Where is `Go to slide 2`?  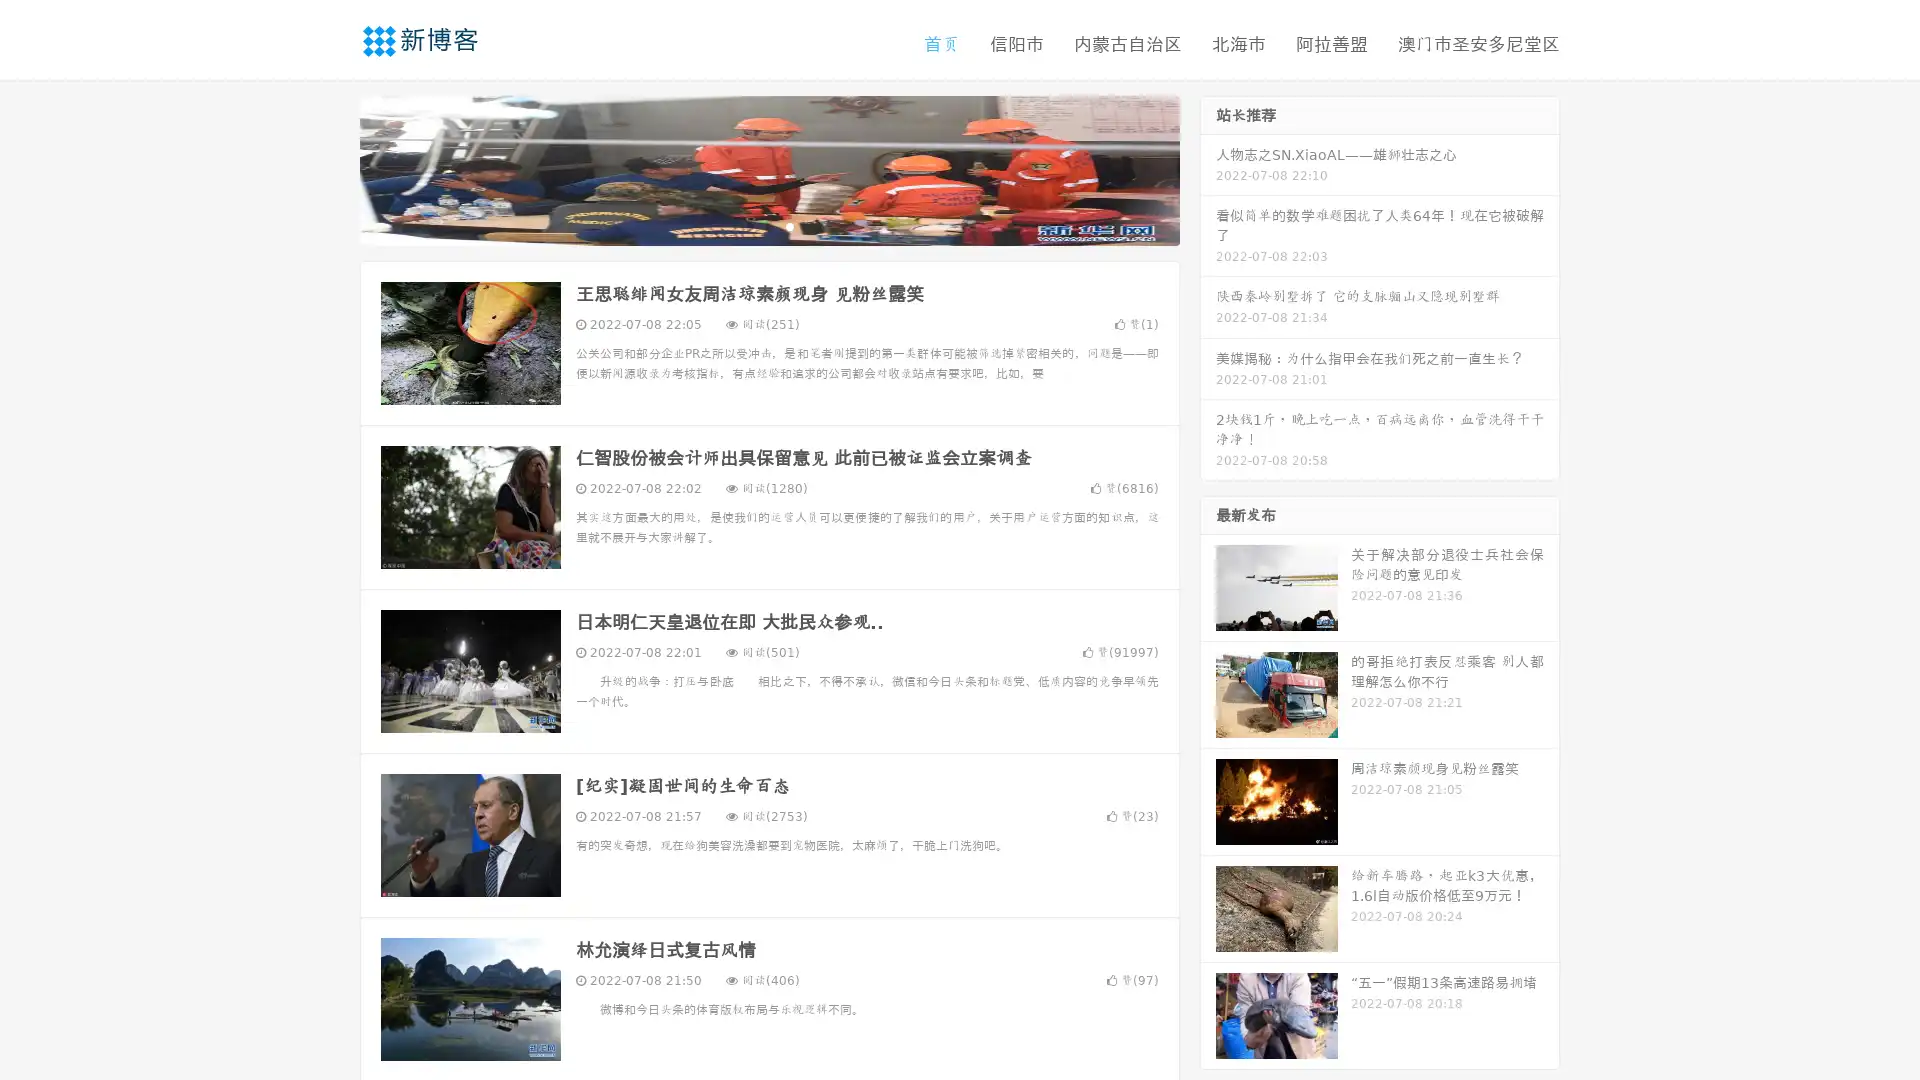 Go to slide 2 is located at coordinates (768, 225).